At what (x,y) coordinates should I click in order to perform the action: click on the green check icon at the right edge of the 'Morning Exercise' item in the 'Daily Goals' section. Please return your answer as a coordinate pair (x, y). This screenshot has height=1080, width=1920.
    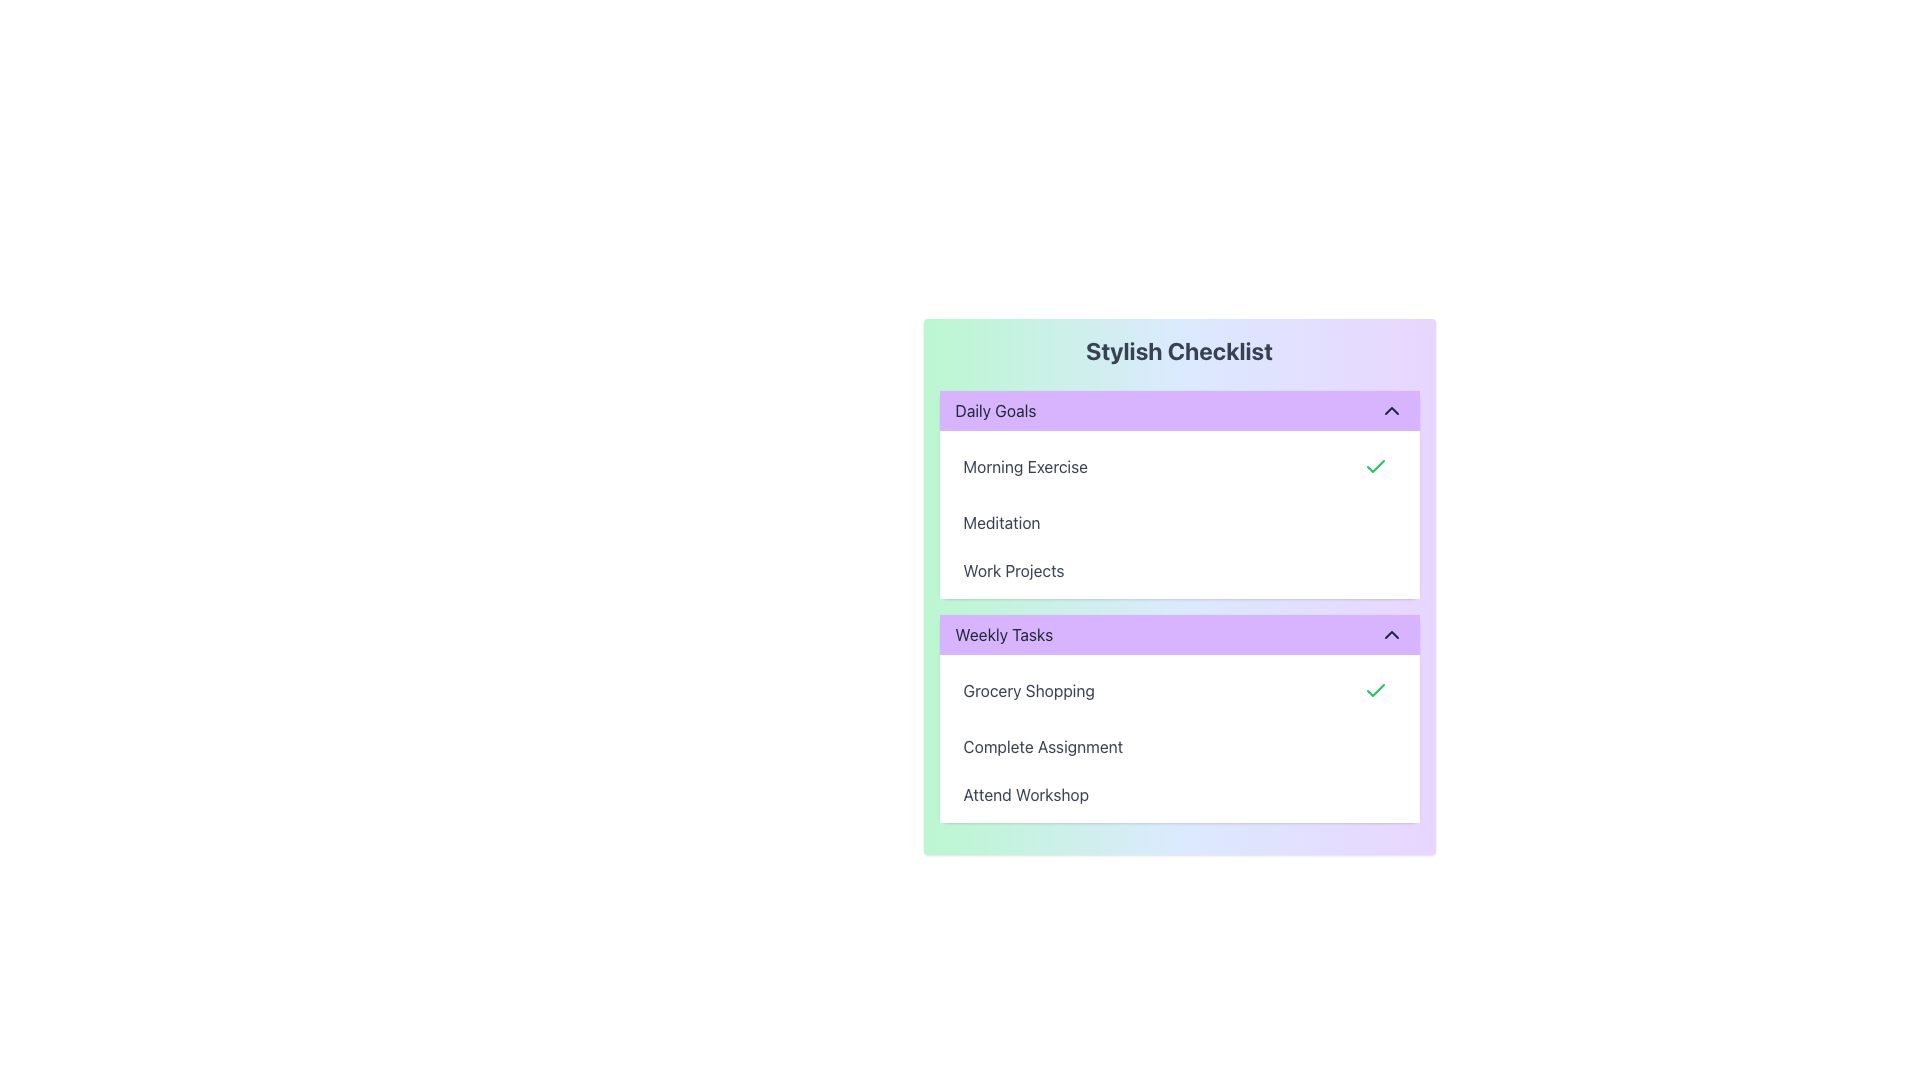
    Looking at the image, I should click on (1374, 466).